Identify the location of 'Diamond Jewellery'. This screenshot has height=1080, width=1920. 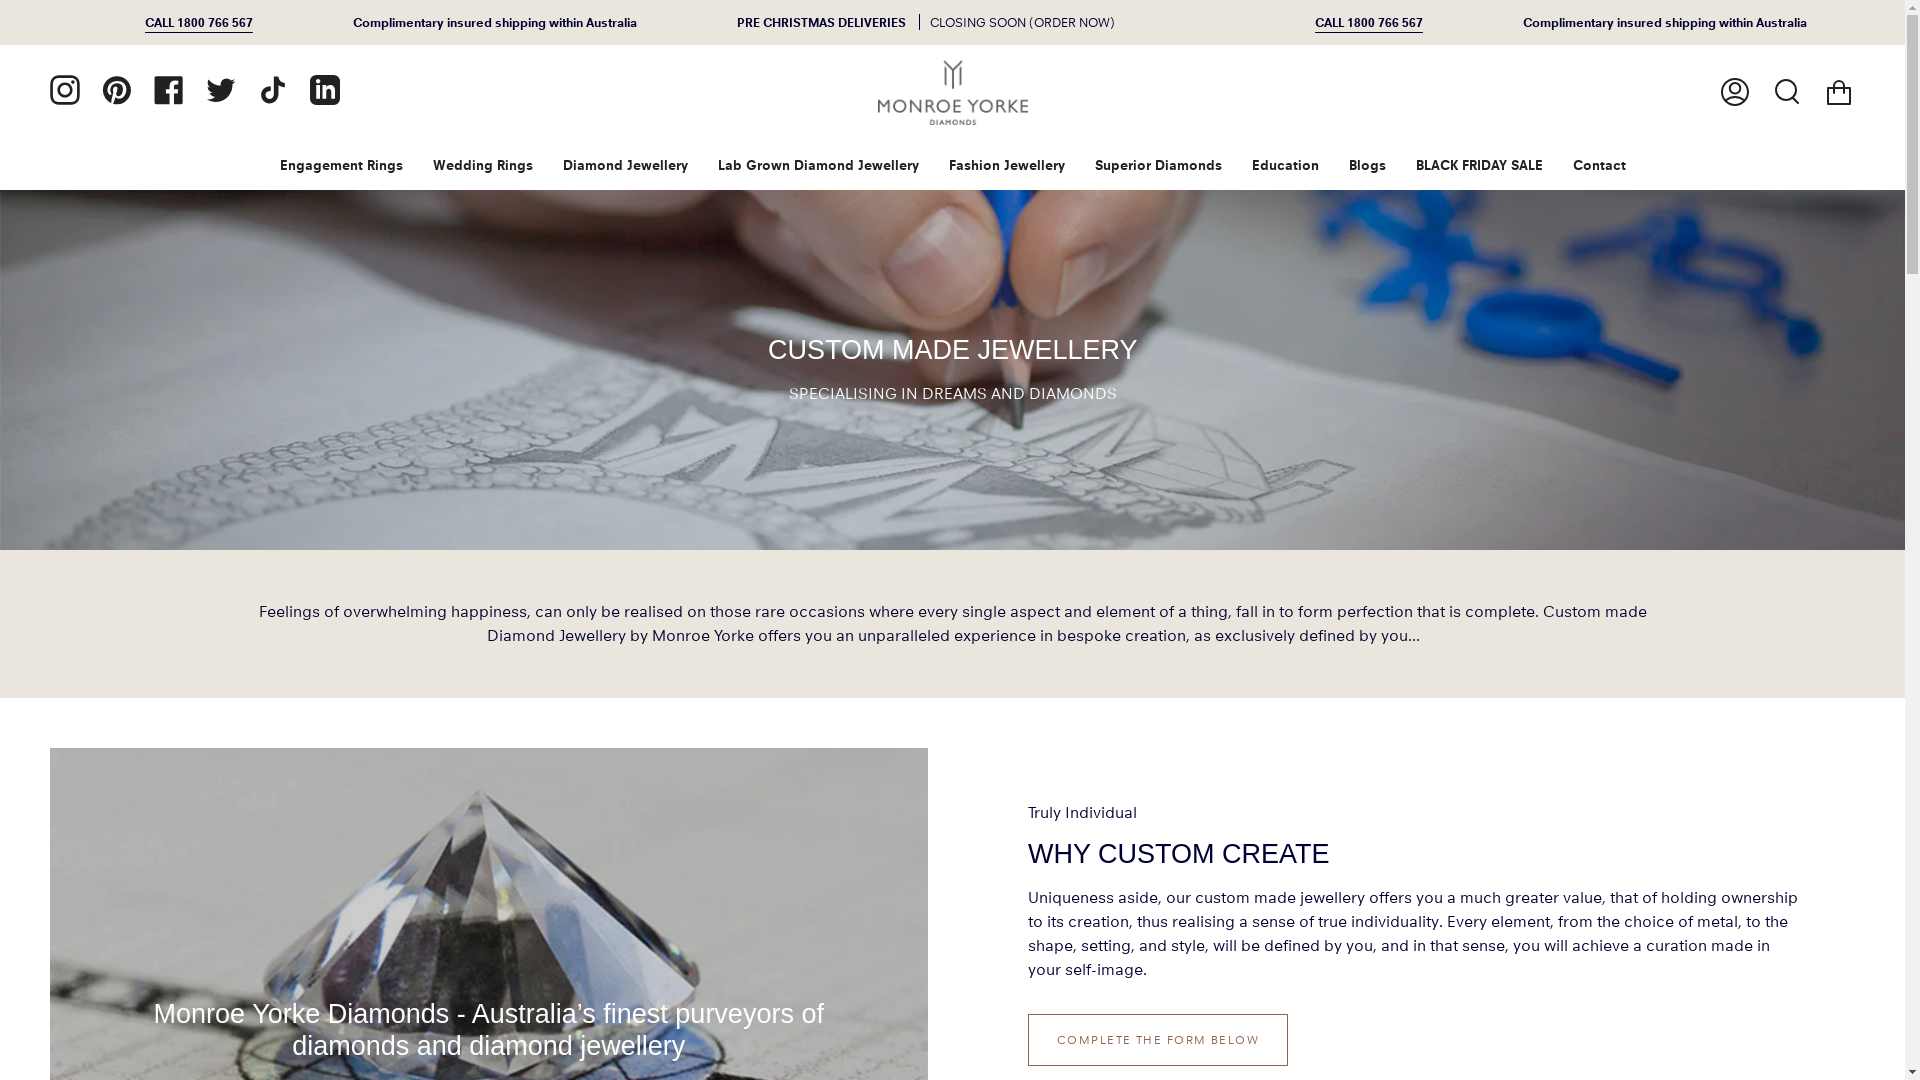
(547, 164).